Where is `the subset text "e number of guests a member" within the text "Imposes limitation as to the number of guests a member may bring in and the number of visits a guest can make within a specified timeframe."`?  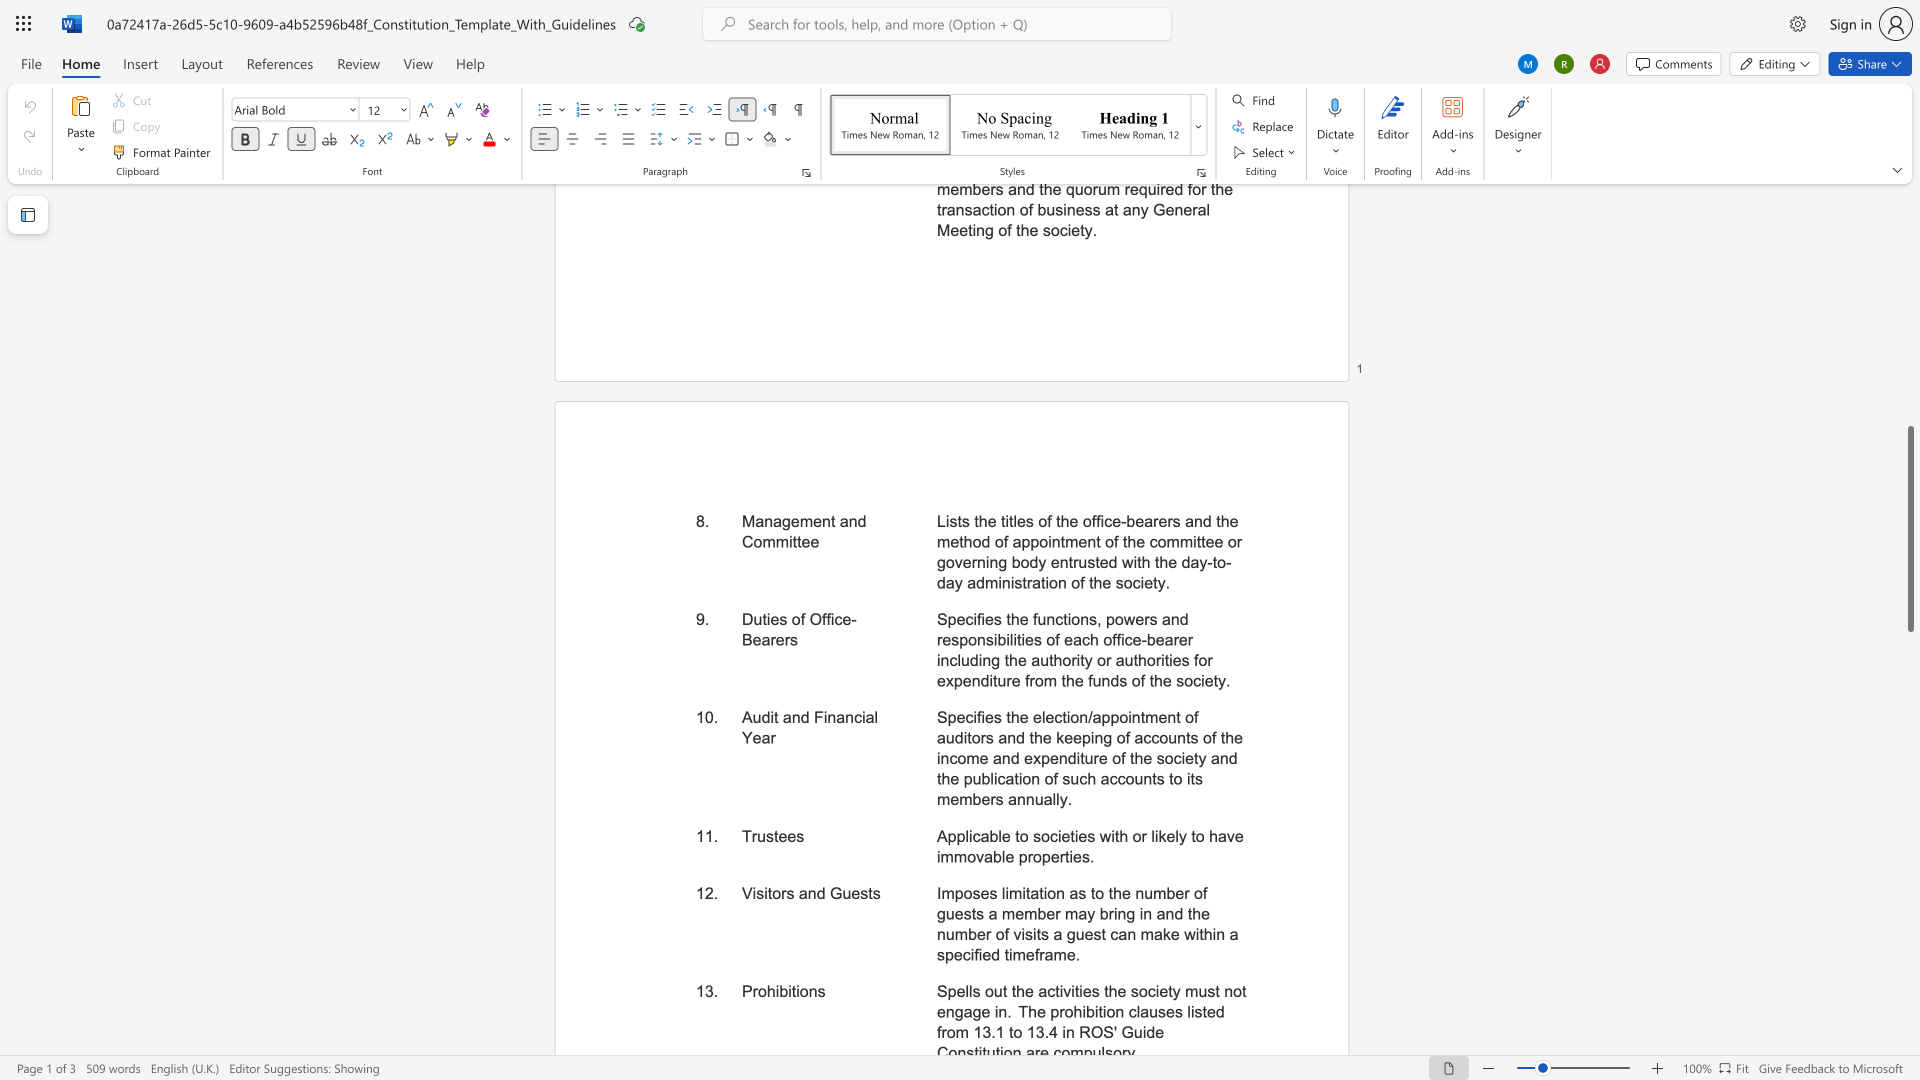
the subset text "e number of guests a member" within the text "Imposes limitation as to the number of guests a member may bring in and the number of visits a guest can make within a specified timeframe." is located at coordinates (1122, 892).